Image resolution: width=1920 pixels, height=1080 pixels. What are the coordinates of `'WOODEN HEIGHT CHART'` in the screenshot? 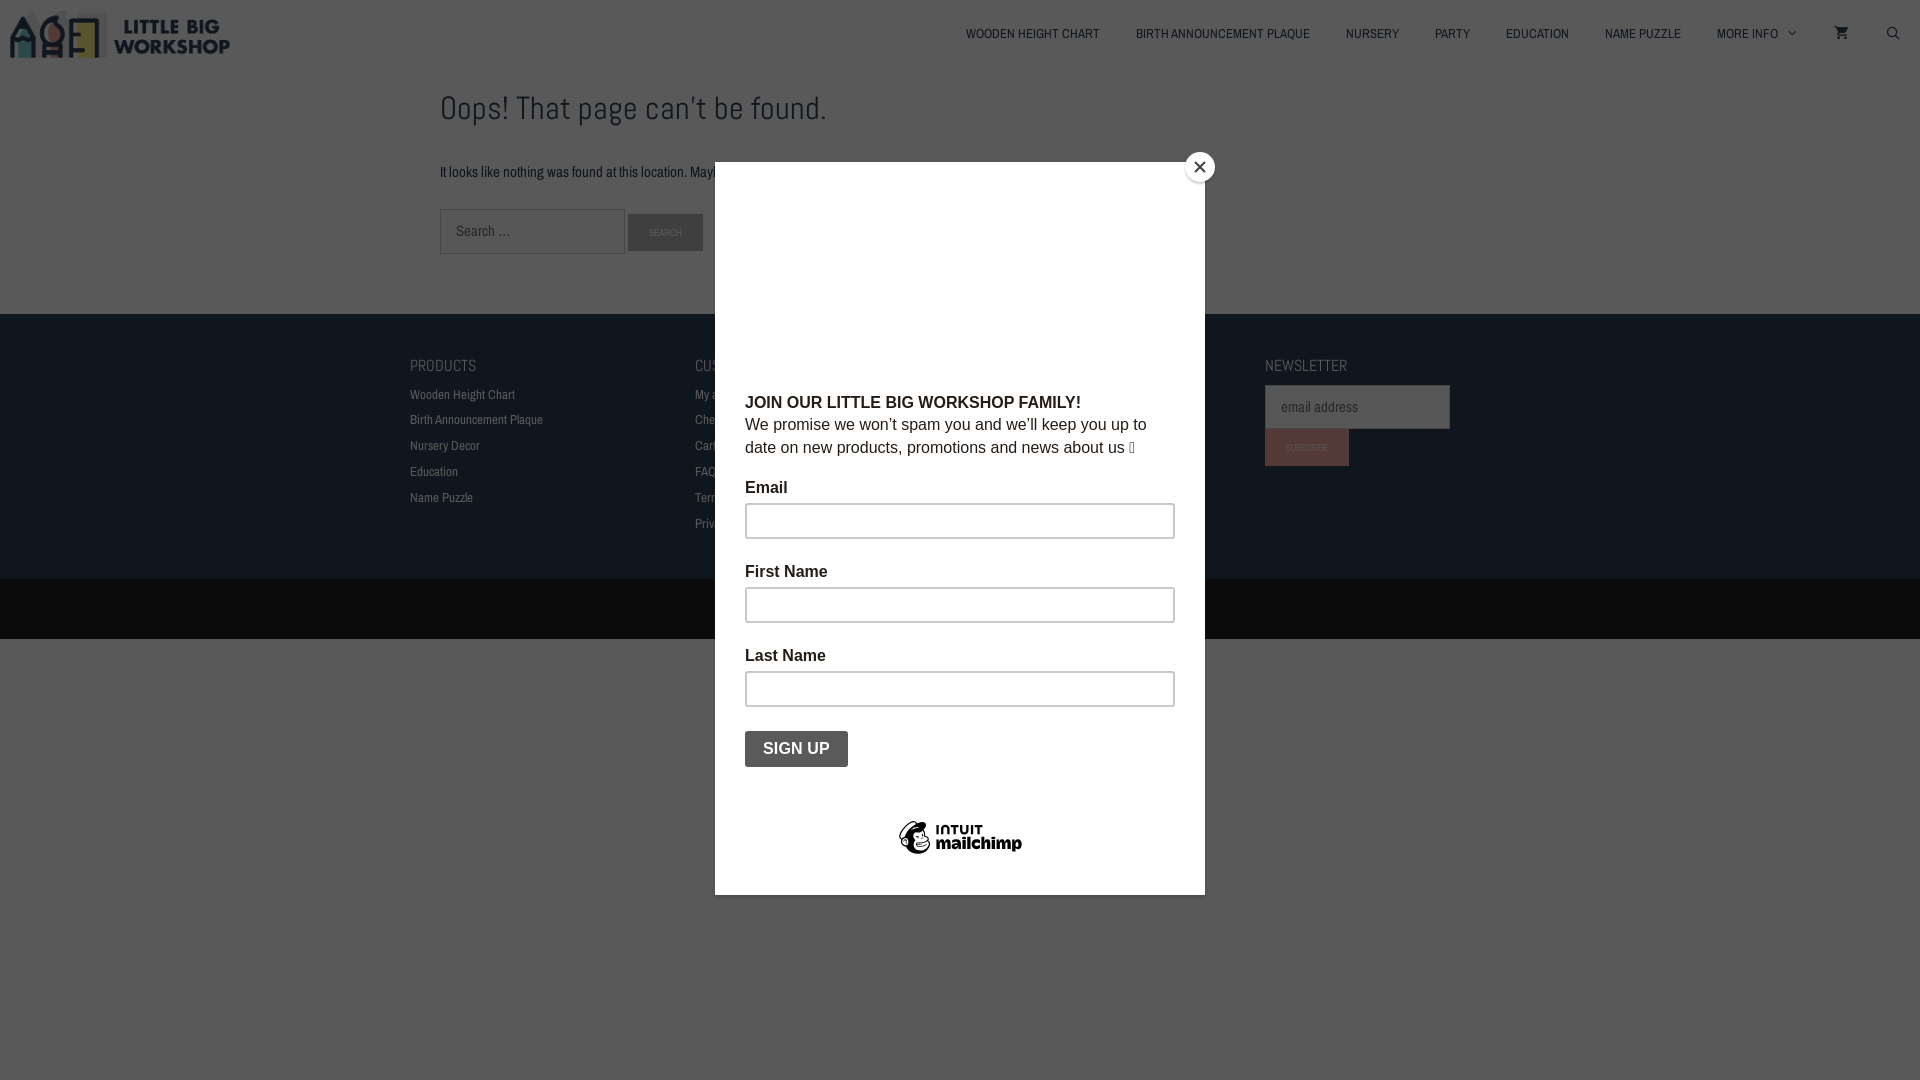 It's located at (1032, 34).